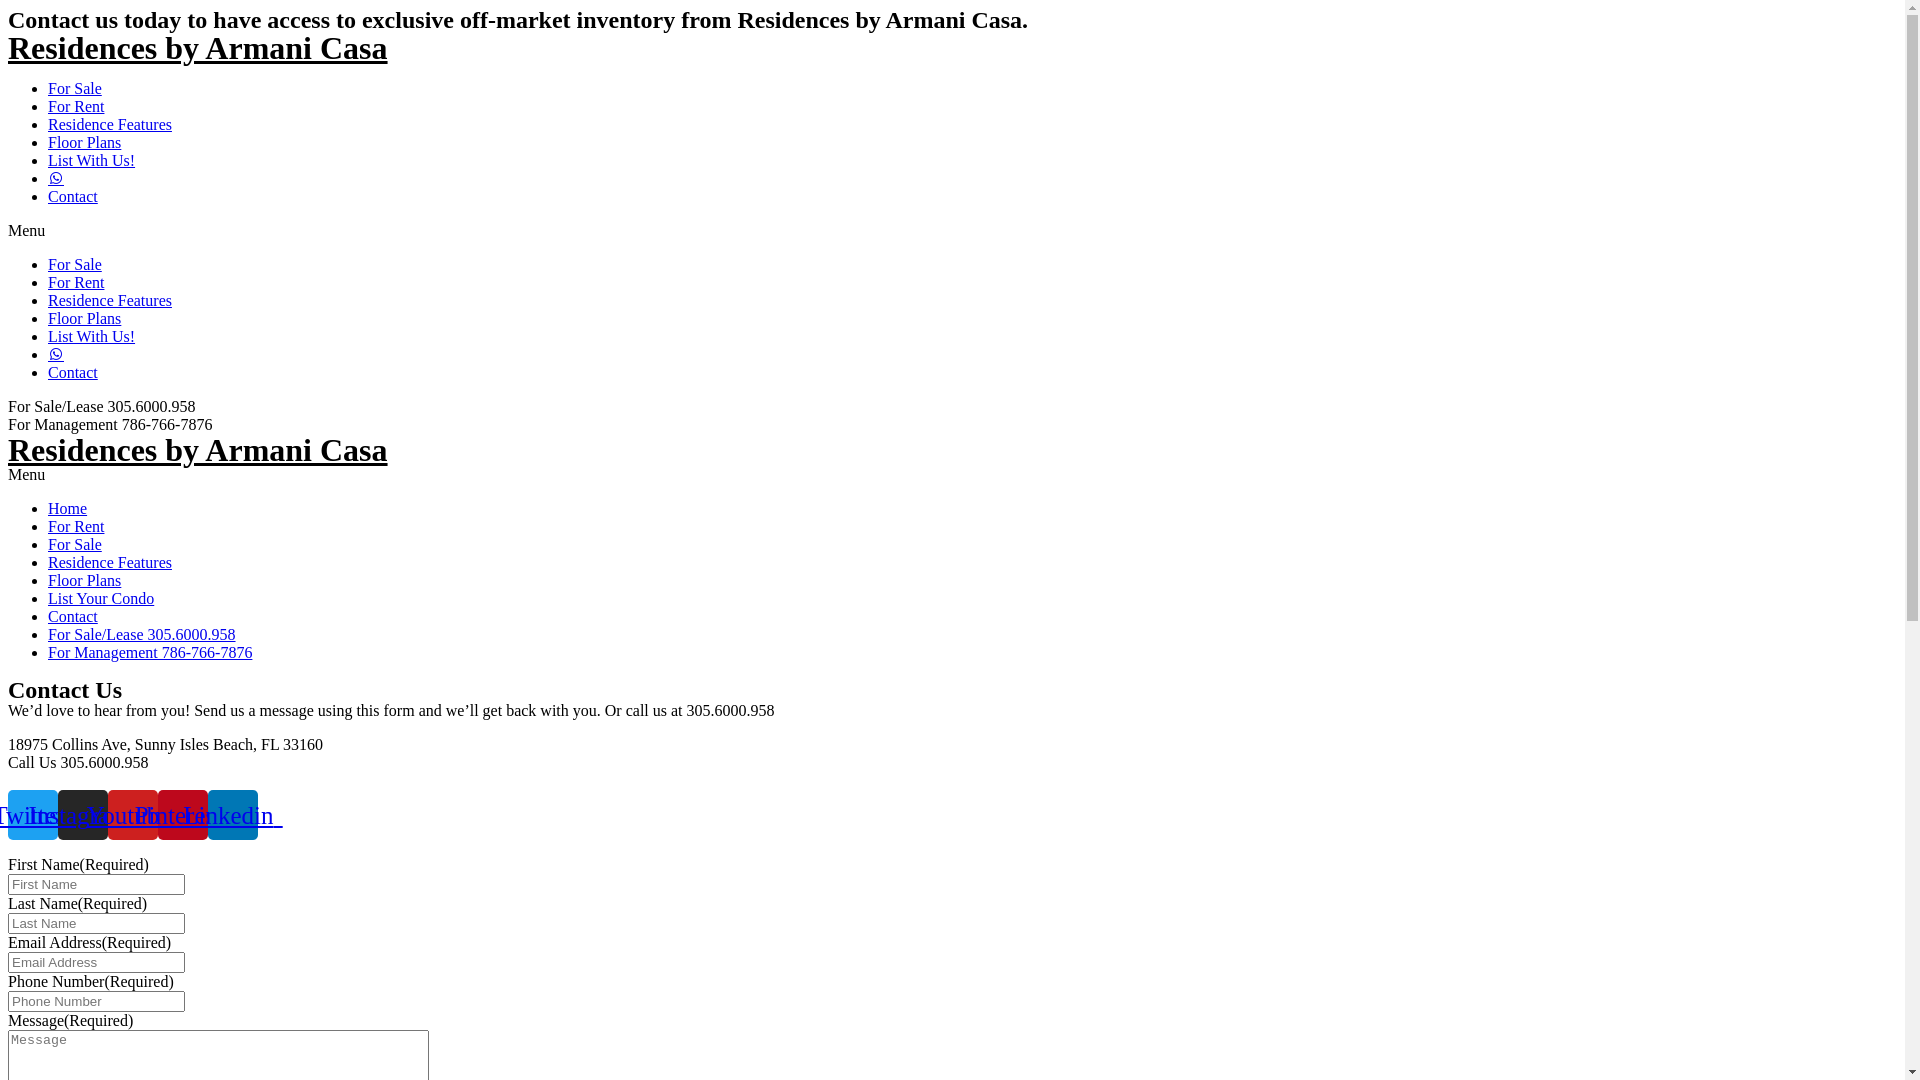 The height and width of the screenshot is (1080, 1920). What do you see at coordinates (157, 814) in the screenshot?
I see `'Pinterest'` at bounding box center [157, 814].